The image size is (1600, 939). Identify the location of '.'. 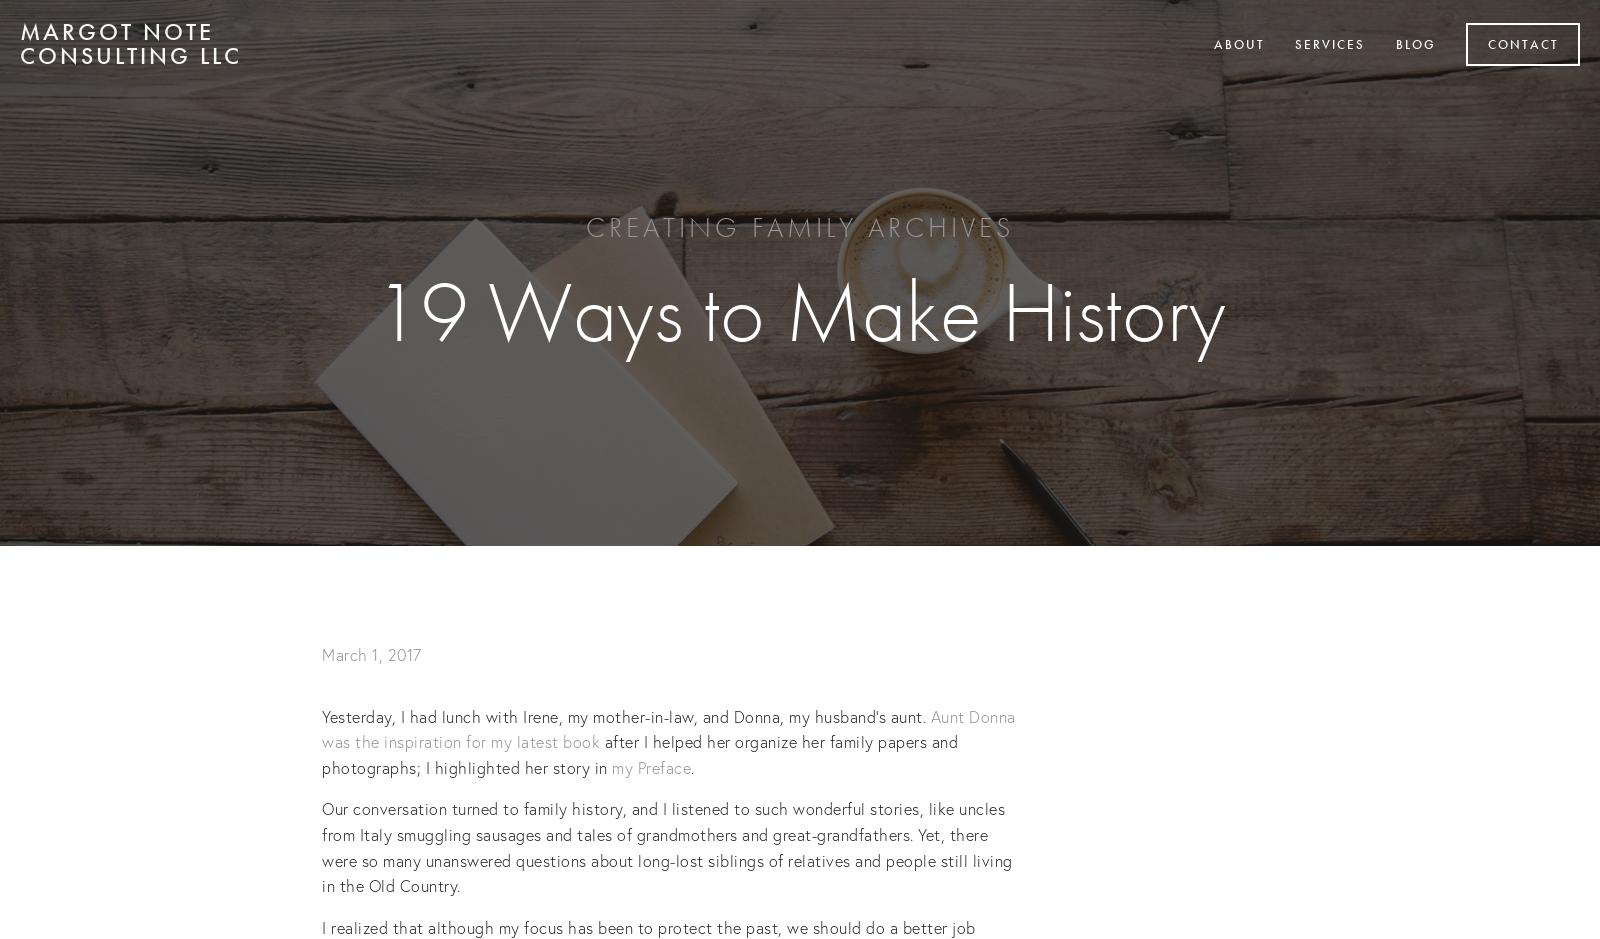
(692, 765).